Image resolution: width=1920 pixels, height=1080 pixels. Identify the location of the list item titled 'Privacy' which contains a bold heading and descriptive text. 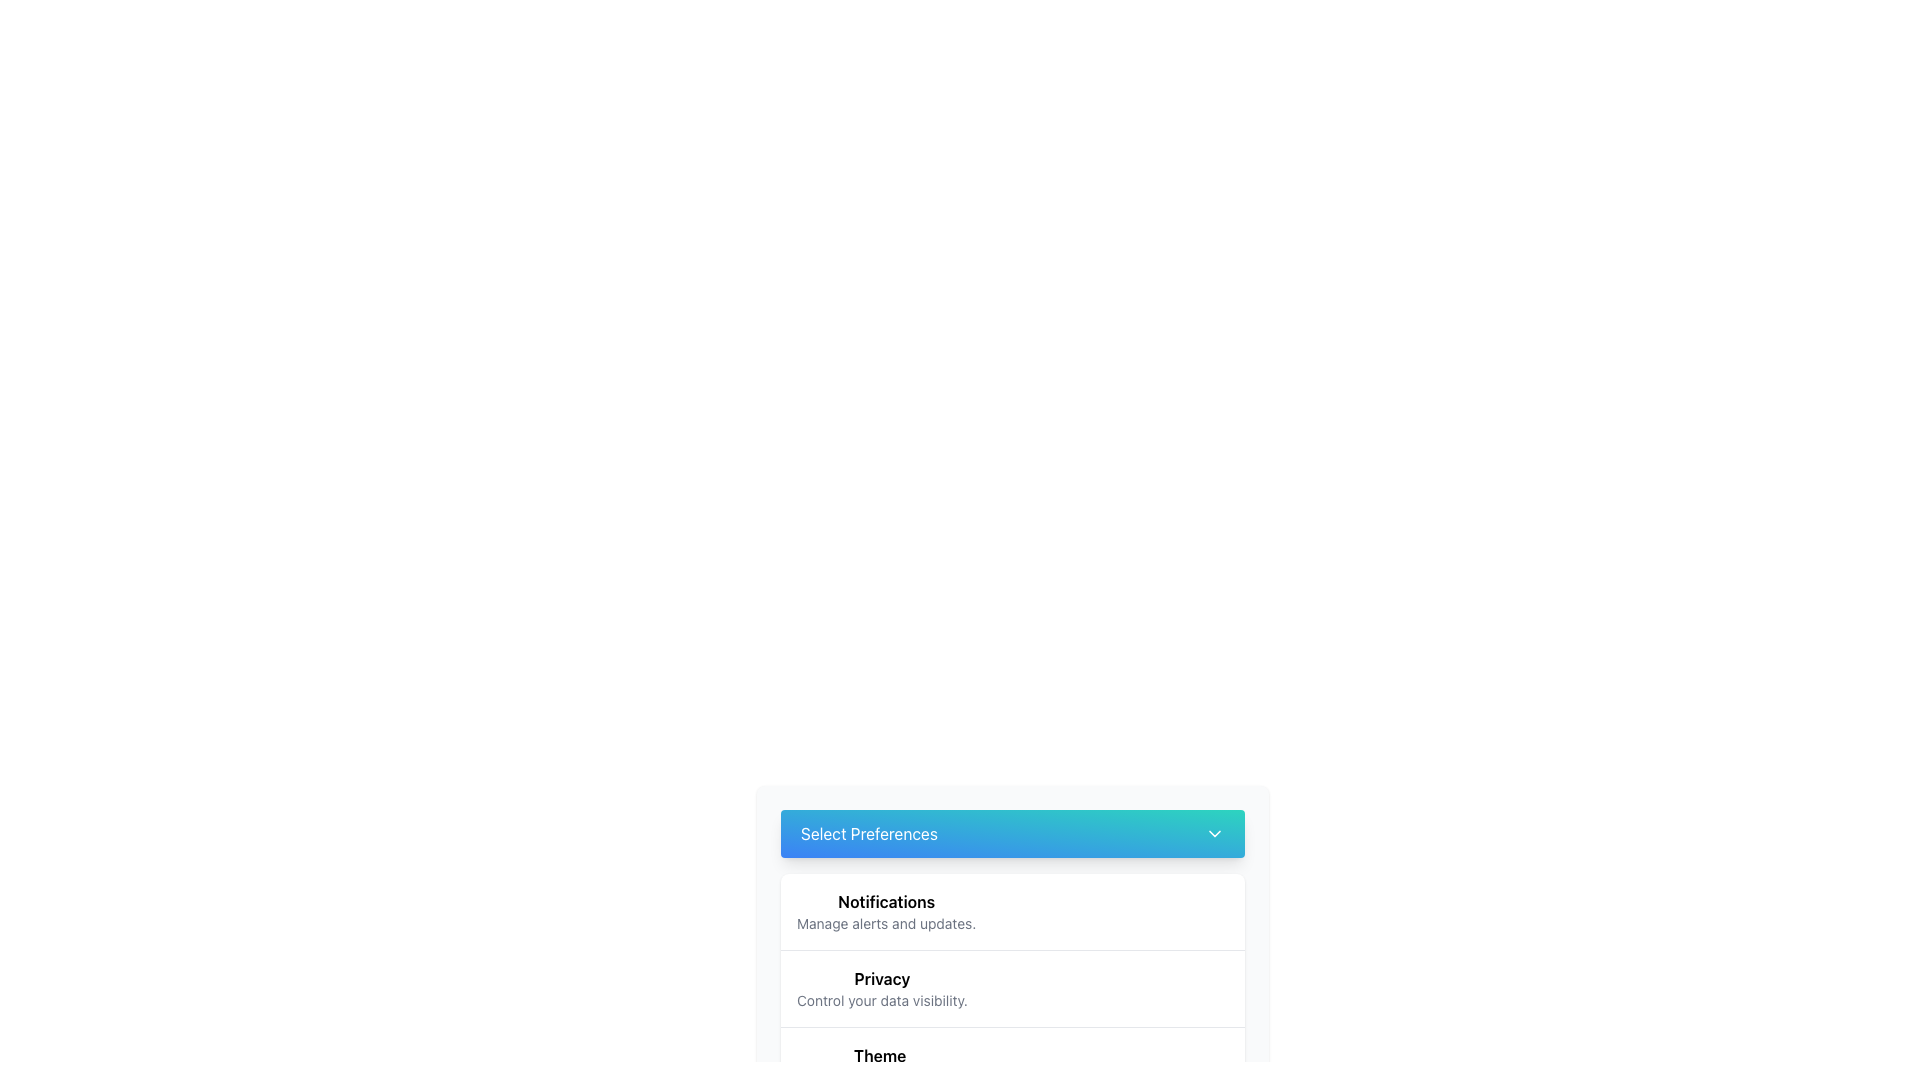
(881, 987).